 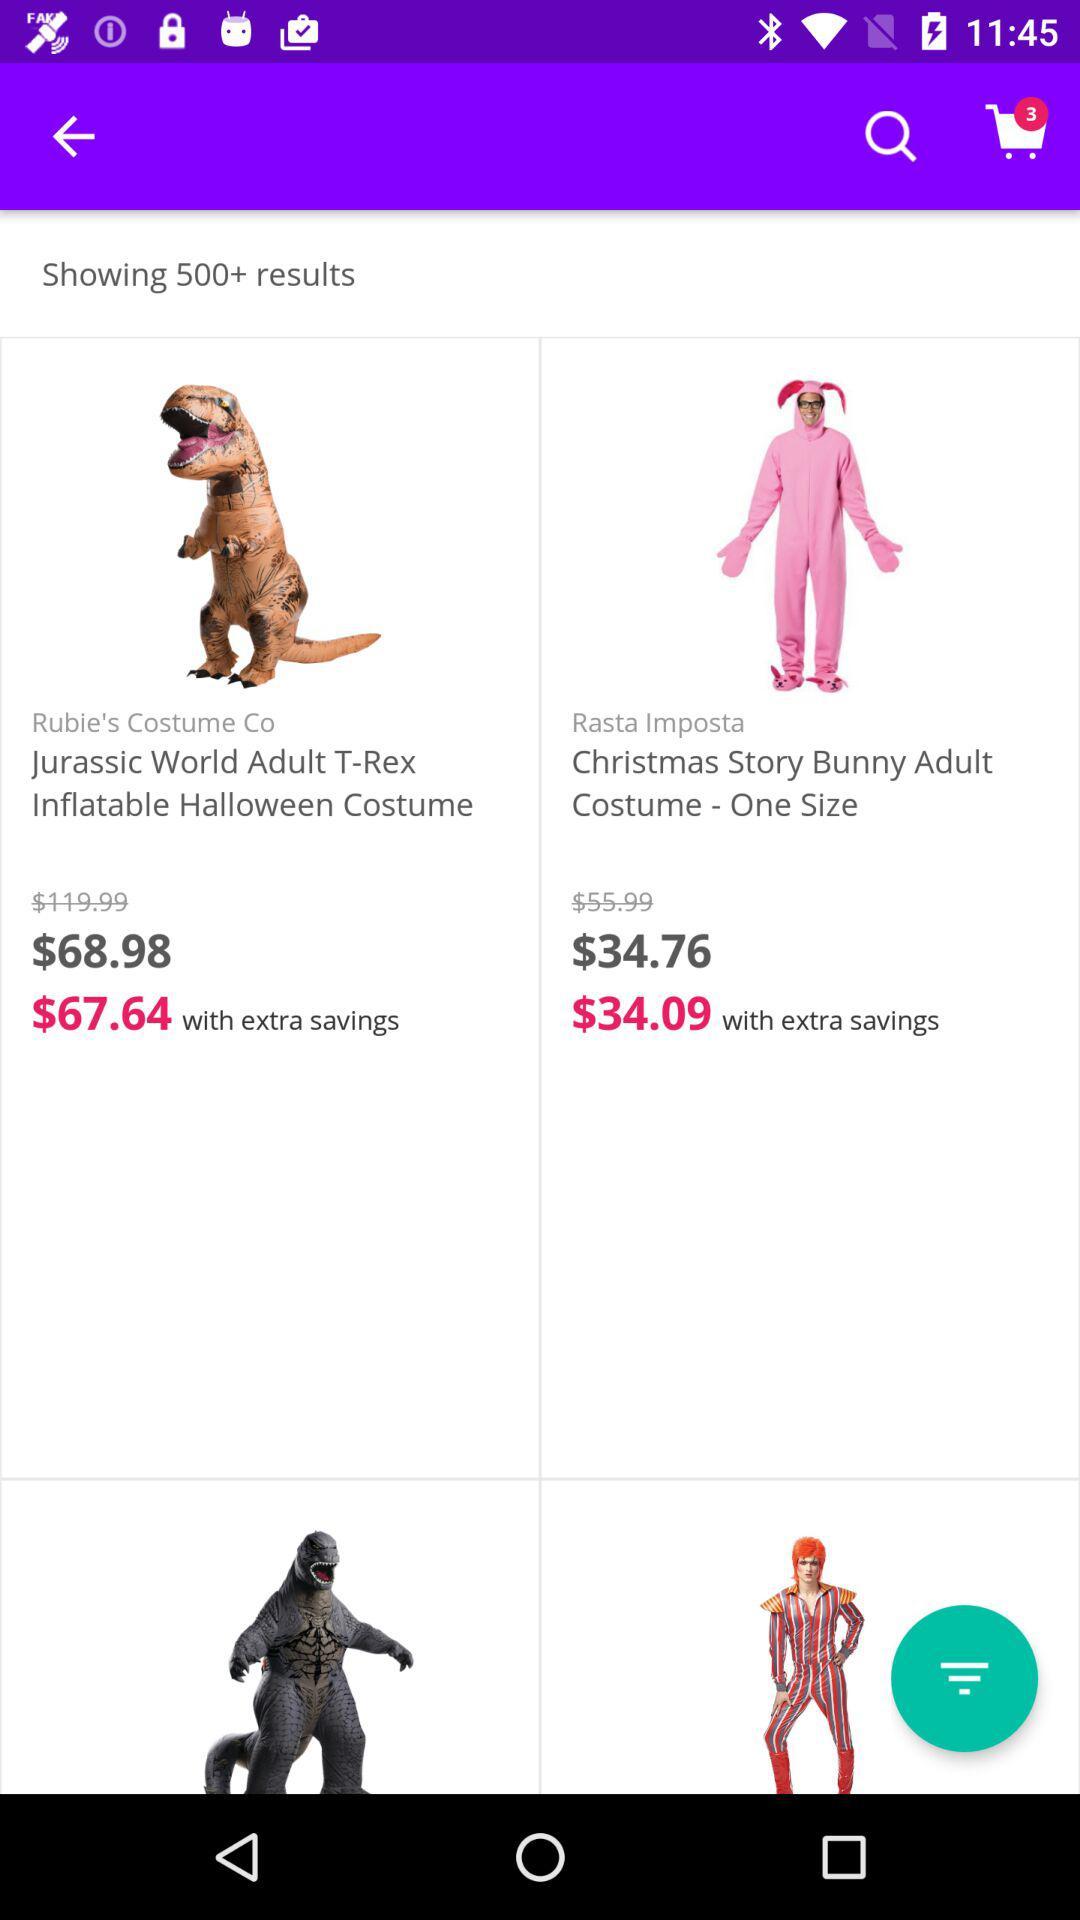 I want to click on item below with extra savings icon, so click(x=963, y=1678).